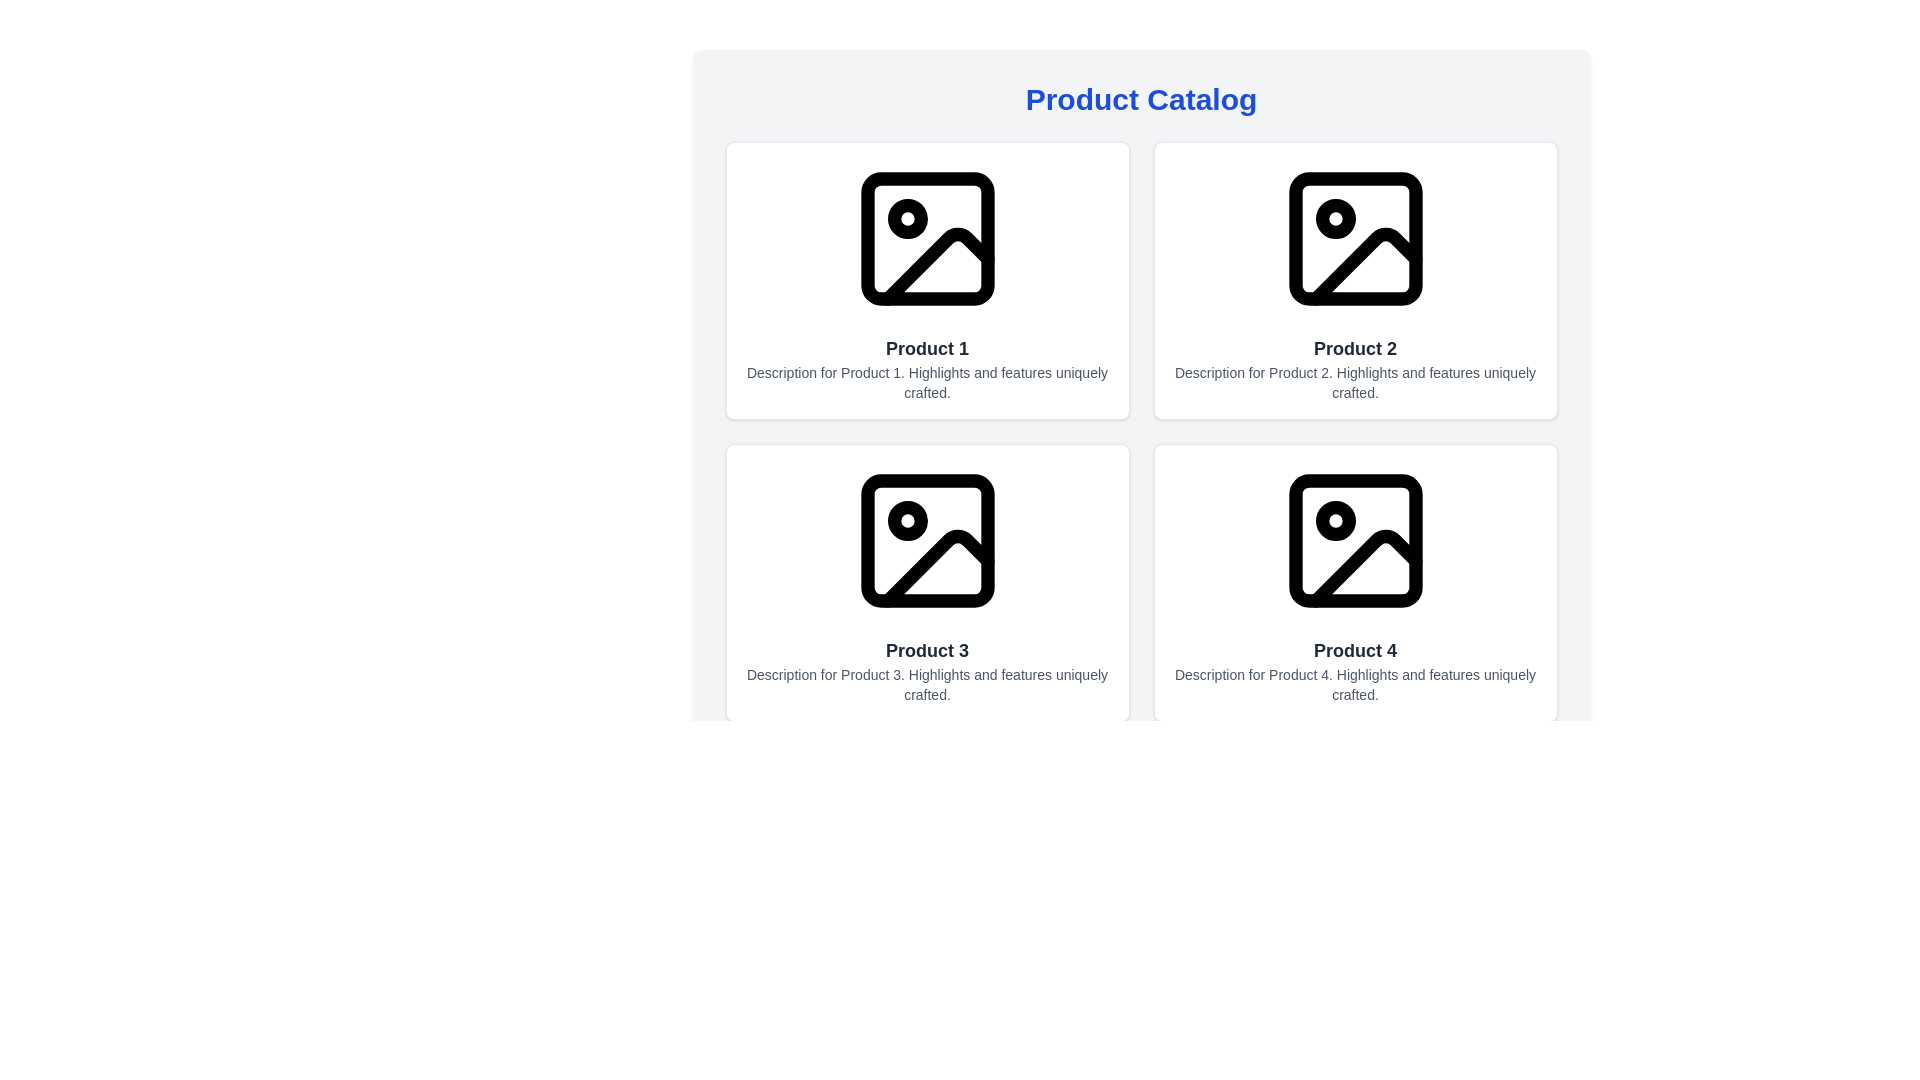 This screenshot has width=1920, height=1080. I want to click on the small rectangle with rounded corners inside the image placeholder icon of the 'Product 3' card located in the bottom-left of the grid layout, so click(926, 540).